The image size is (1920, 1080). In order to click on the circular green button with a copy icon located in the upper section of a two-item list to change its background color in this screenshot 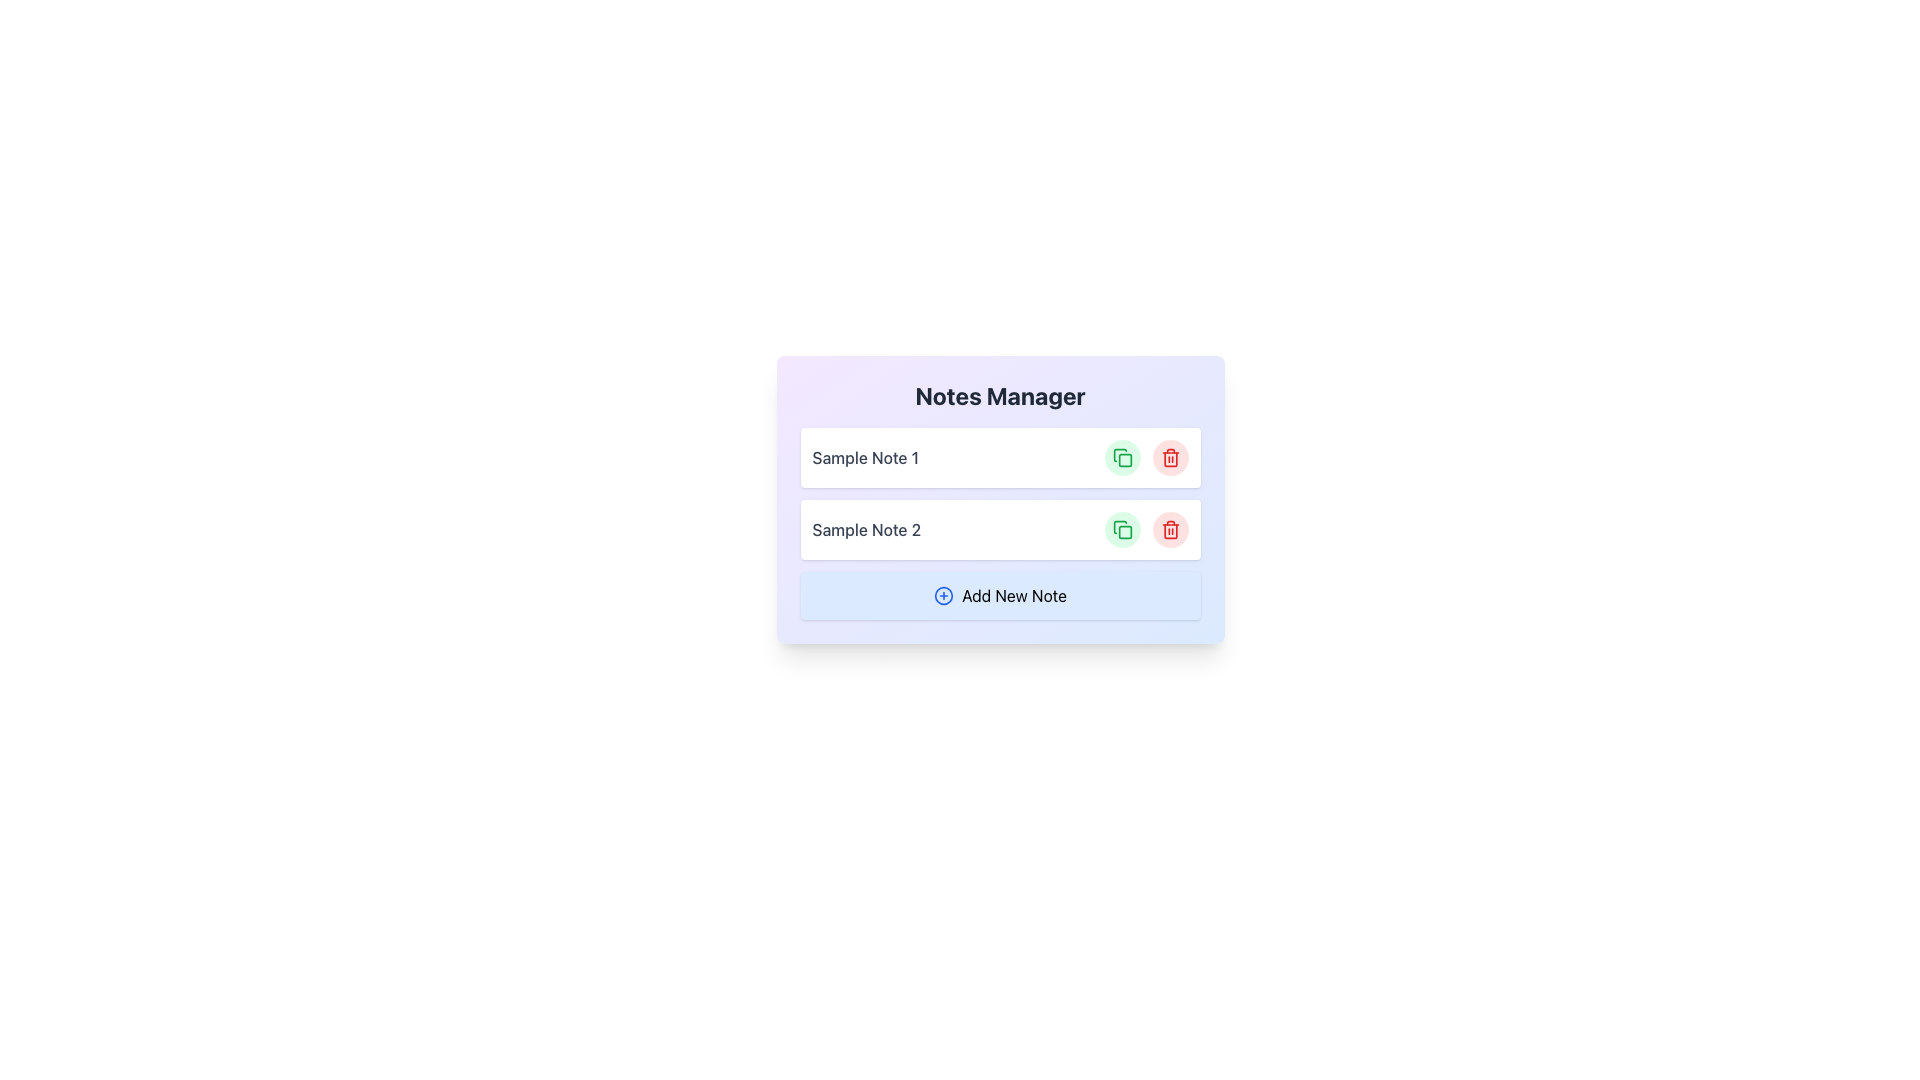, I will do `click(1122, 458)`.